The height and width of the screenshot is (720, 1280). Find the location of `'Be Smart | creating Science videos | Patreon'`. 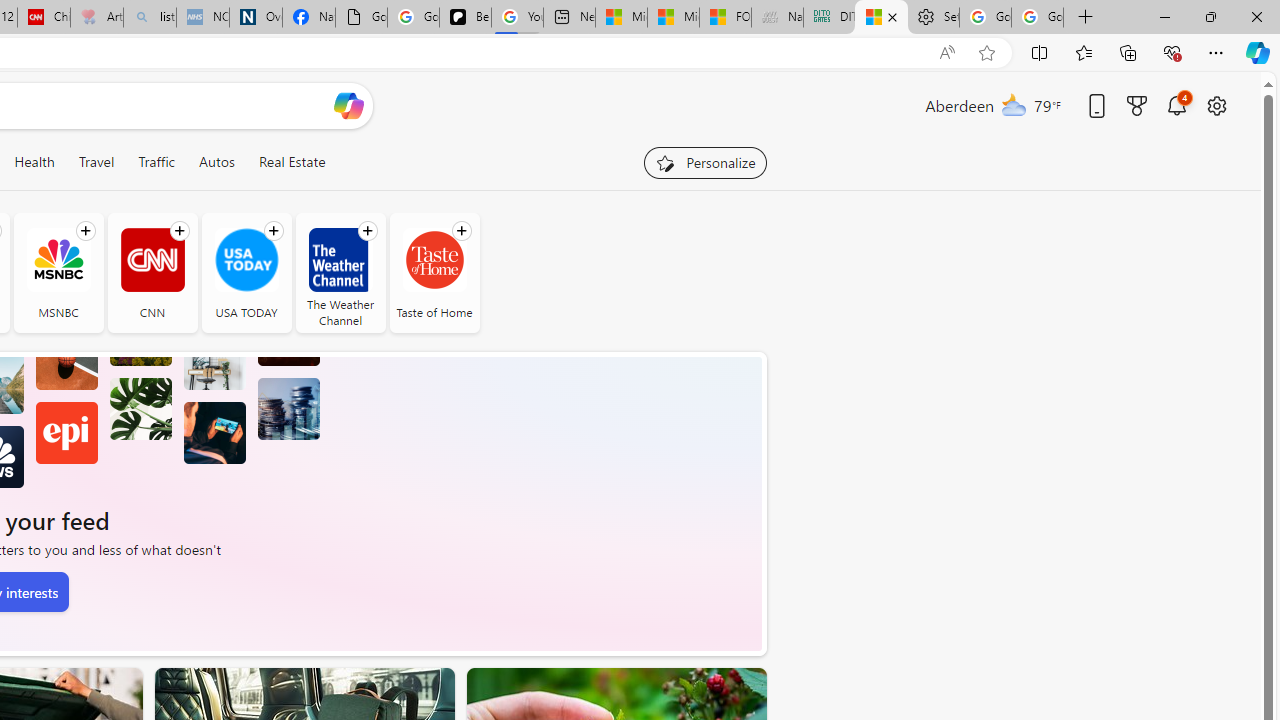

'Be Smart | creating Science videos | Patreon' is located at coordinates (464, 17).